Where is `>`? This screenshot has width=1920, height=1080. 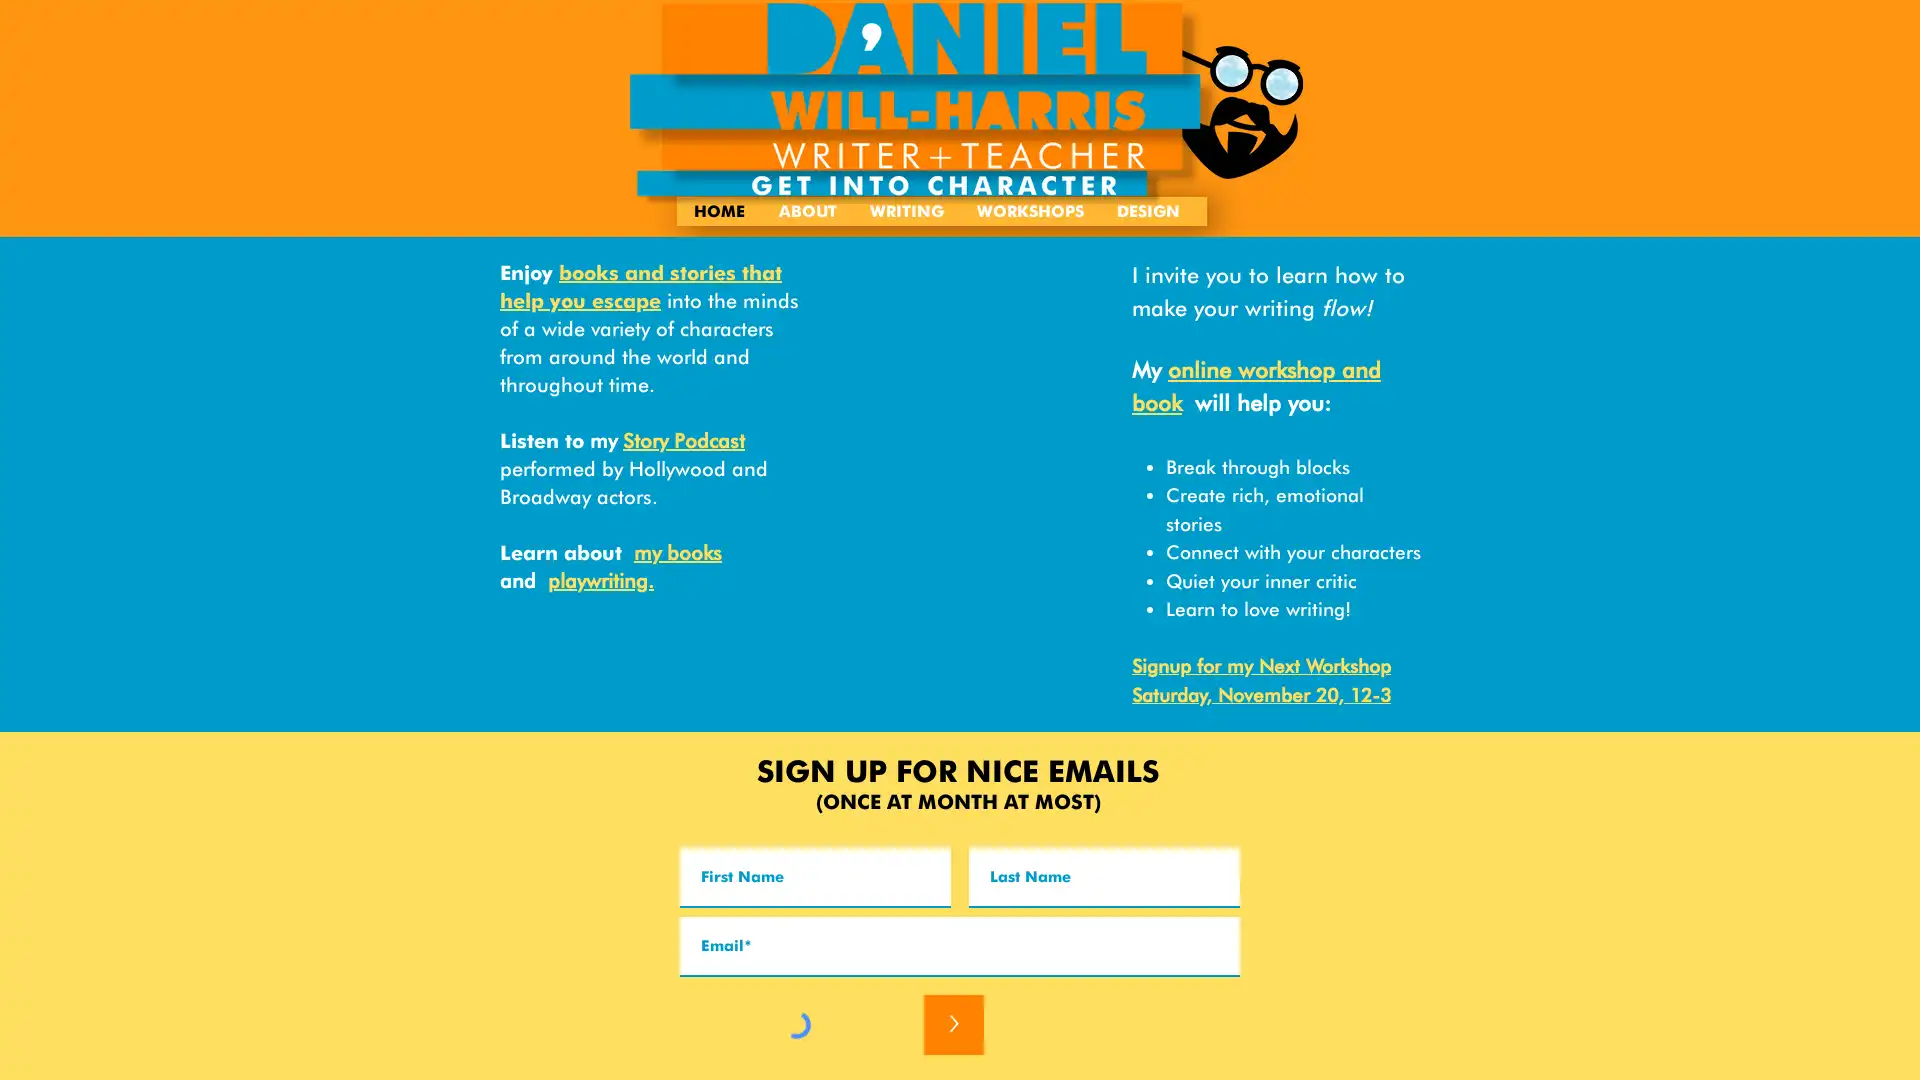 > is located at coordinates (953, 1025).